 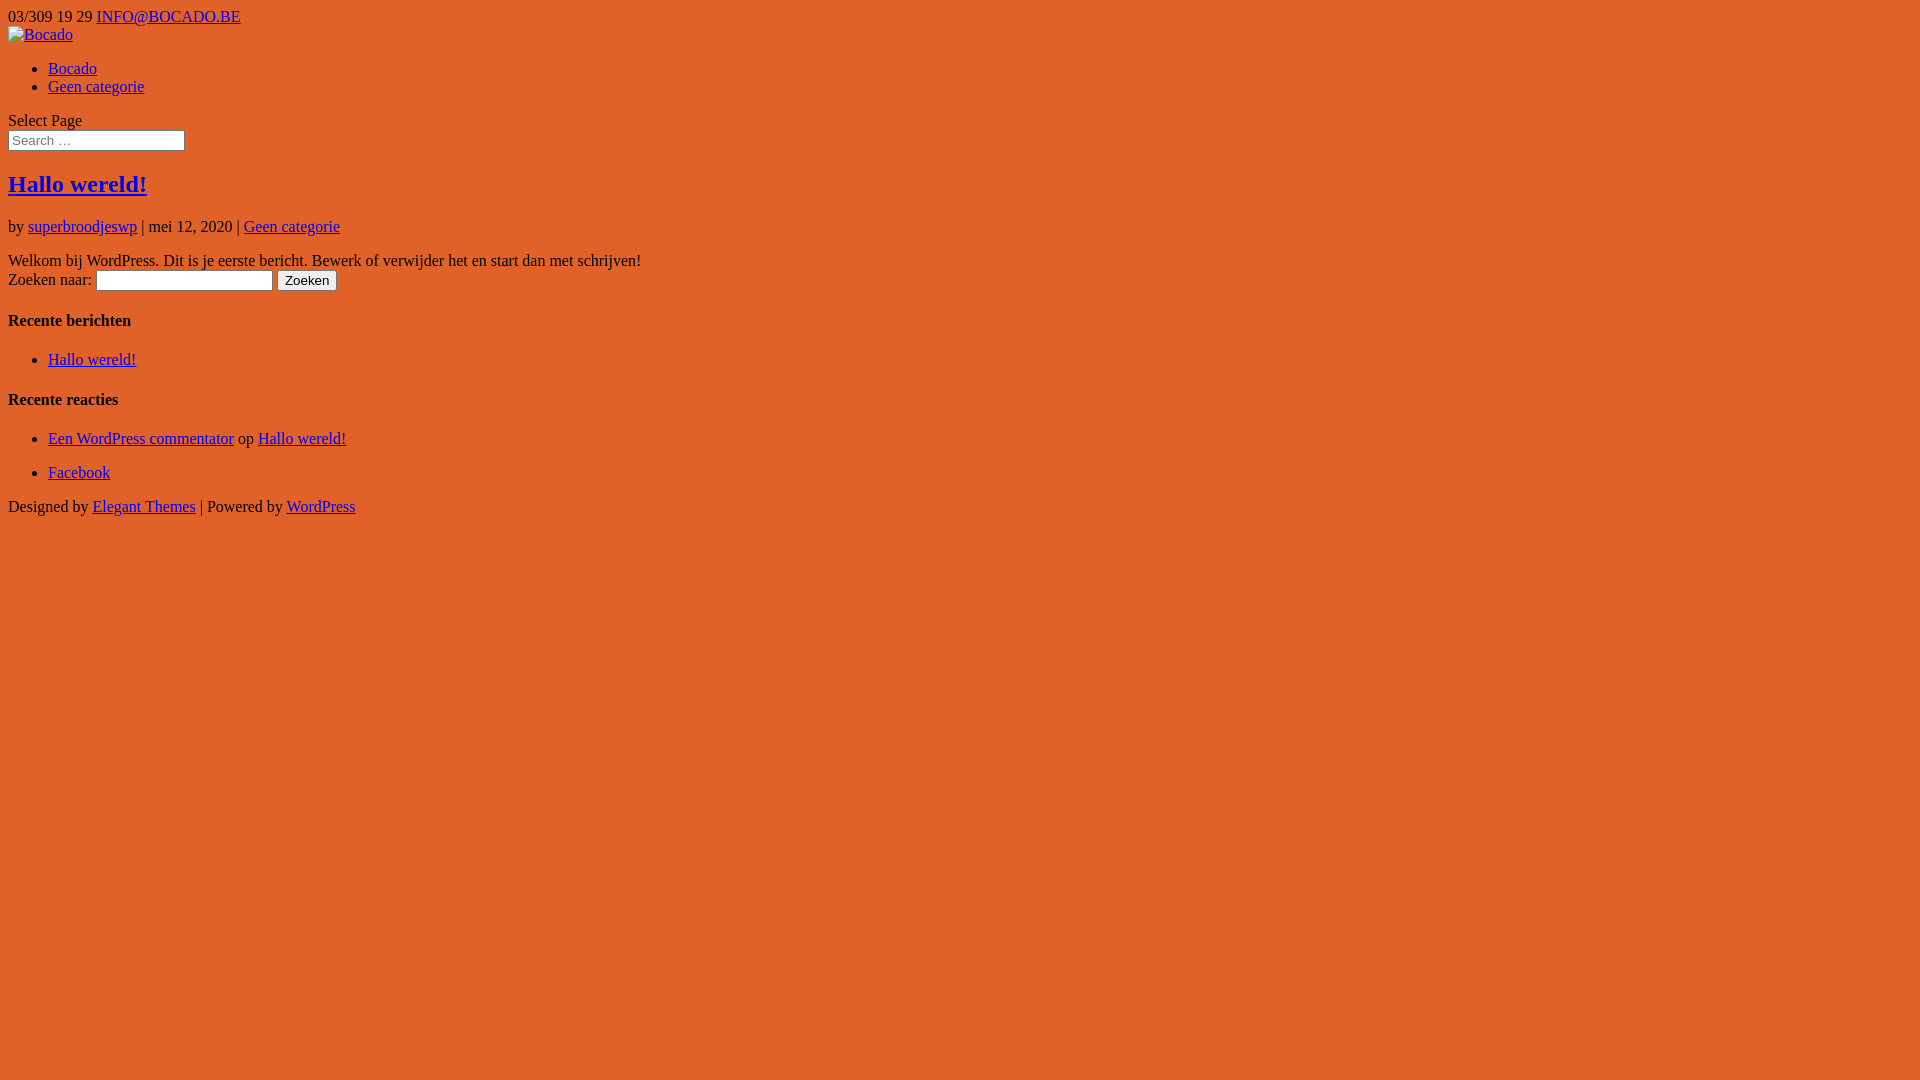 What do you see at coordinates (95, 85) in the screenshot?
I see `'Geen categorie'` at bounding box center [95, 85].